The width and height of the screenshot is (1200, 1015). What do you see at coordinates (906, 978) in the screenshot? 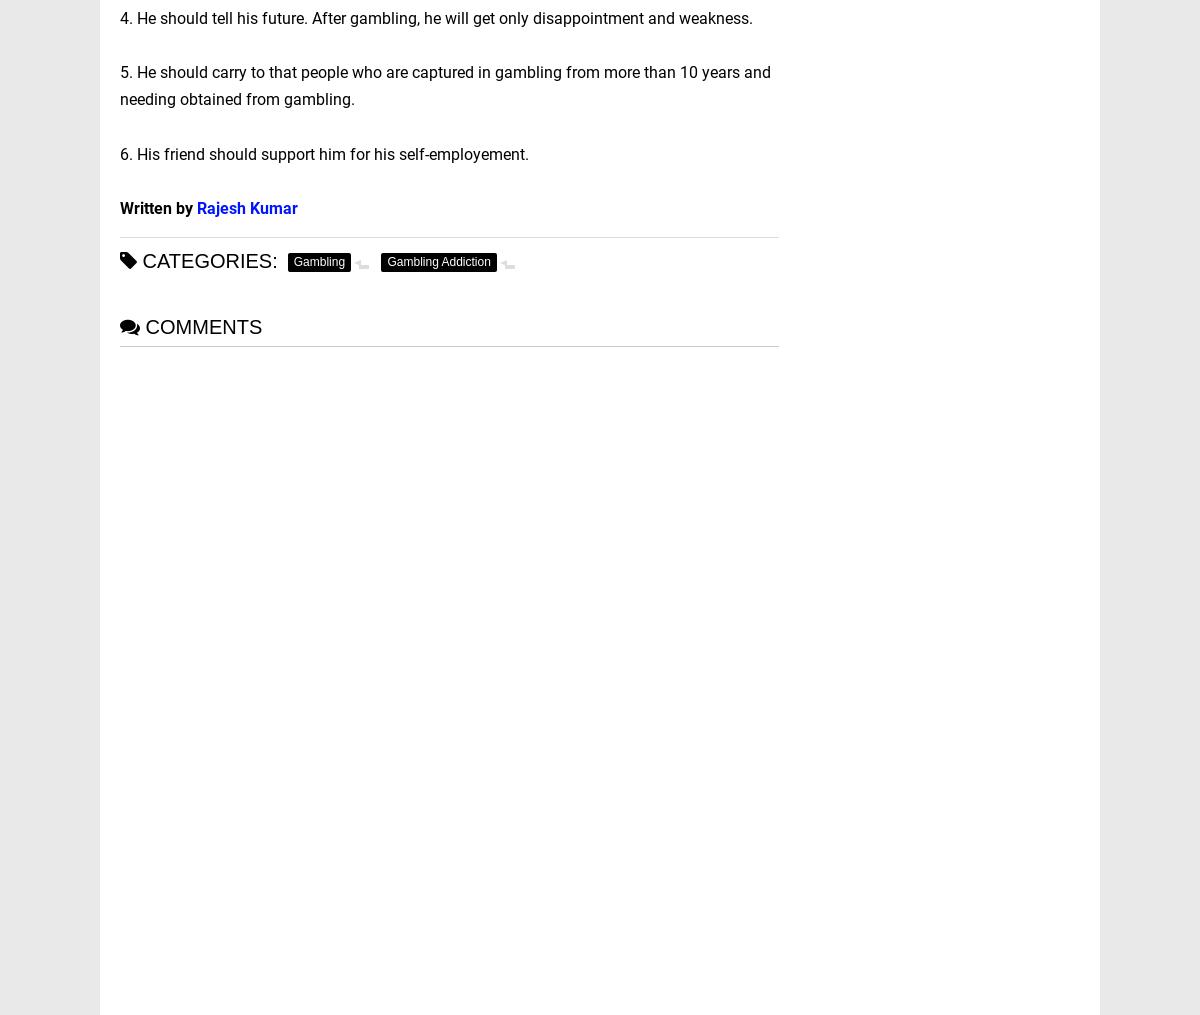
I see `'Corporate Law'` at bounding box center [906, 978].